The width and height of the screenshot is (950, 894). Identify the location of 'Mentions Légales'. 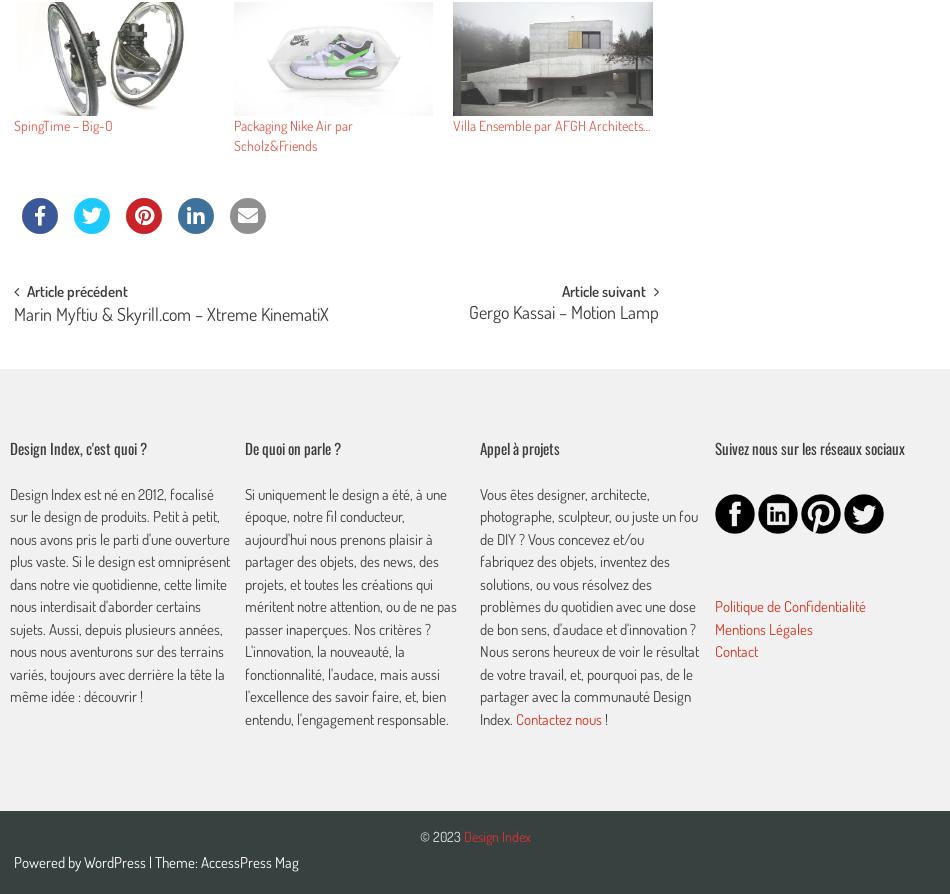
(762, 628).